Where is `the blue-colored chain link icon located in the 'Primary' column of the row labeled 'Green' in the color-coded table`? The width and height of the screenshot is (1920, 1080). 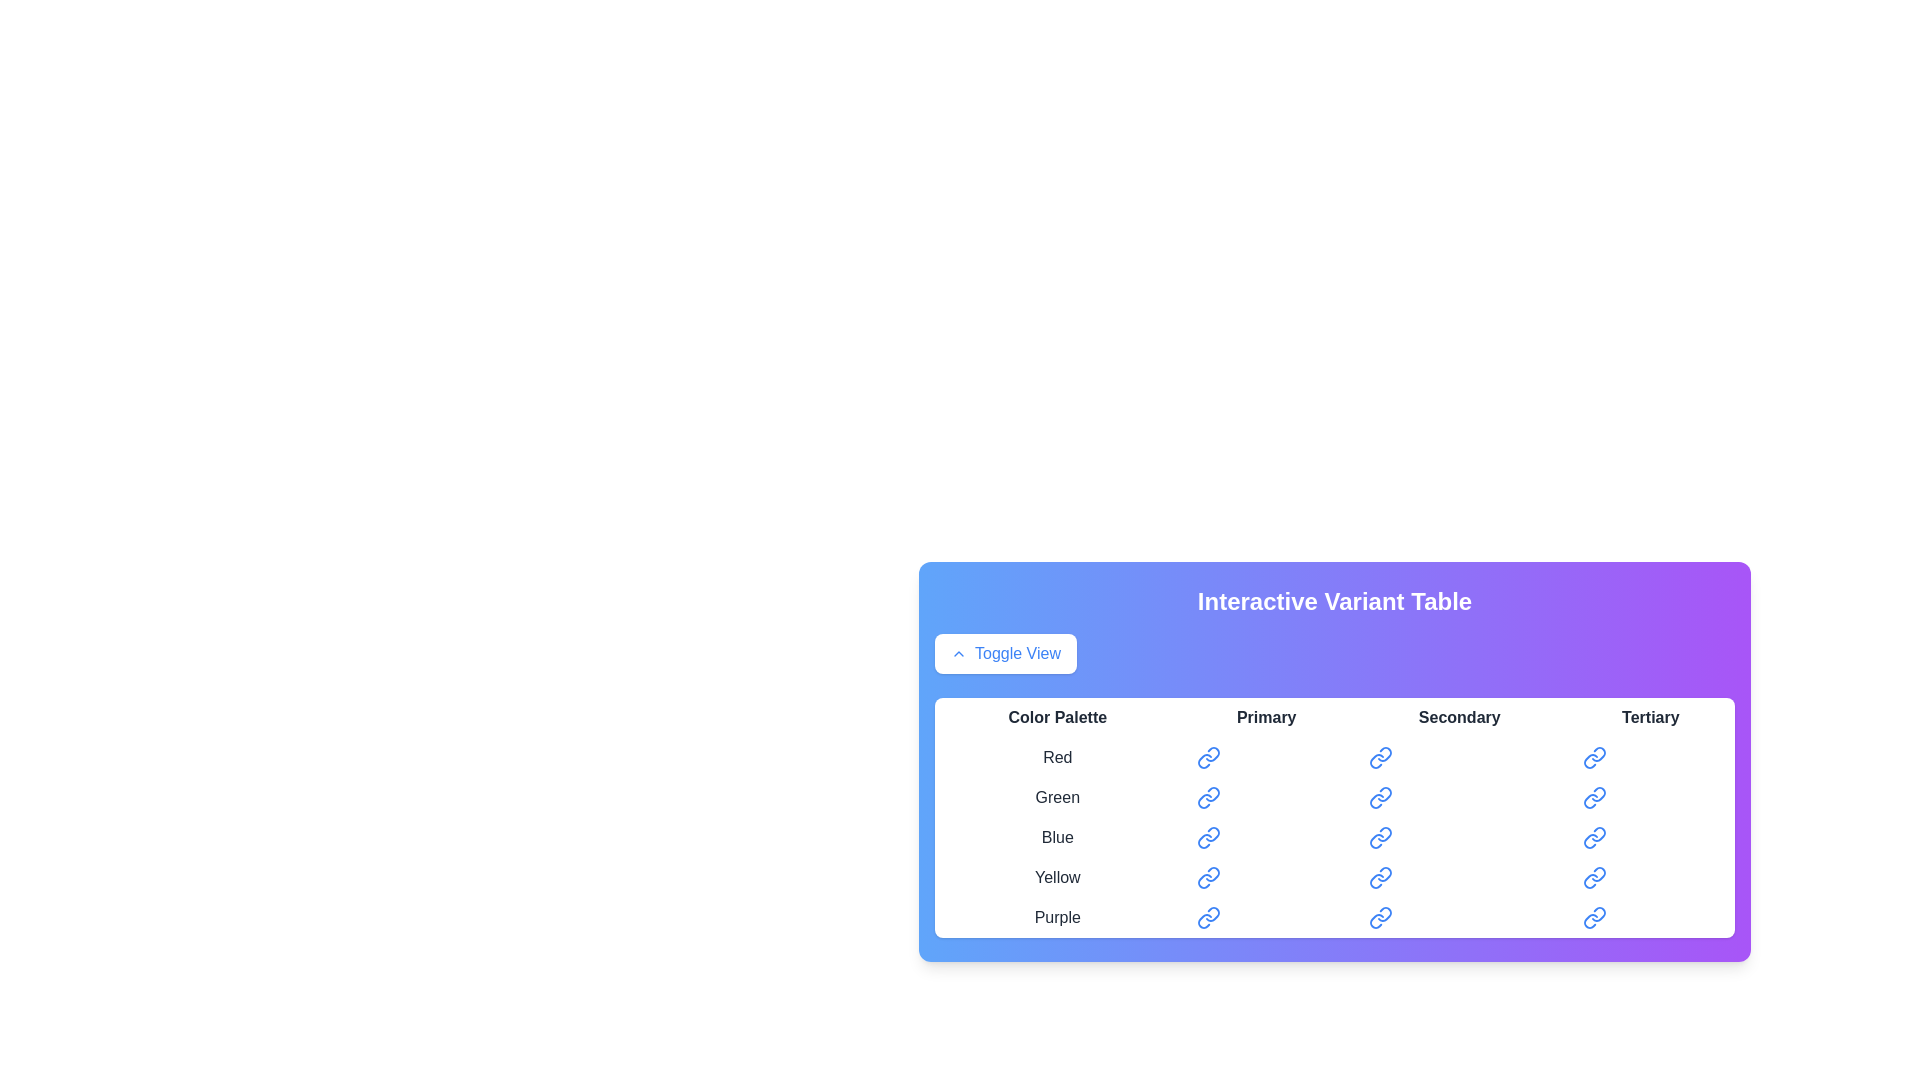
the blue-colored chain link icon located in the 'Primary' column of the row labeled 'Green' in the color-coded table is located at coordinates (1211, 793).